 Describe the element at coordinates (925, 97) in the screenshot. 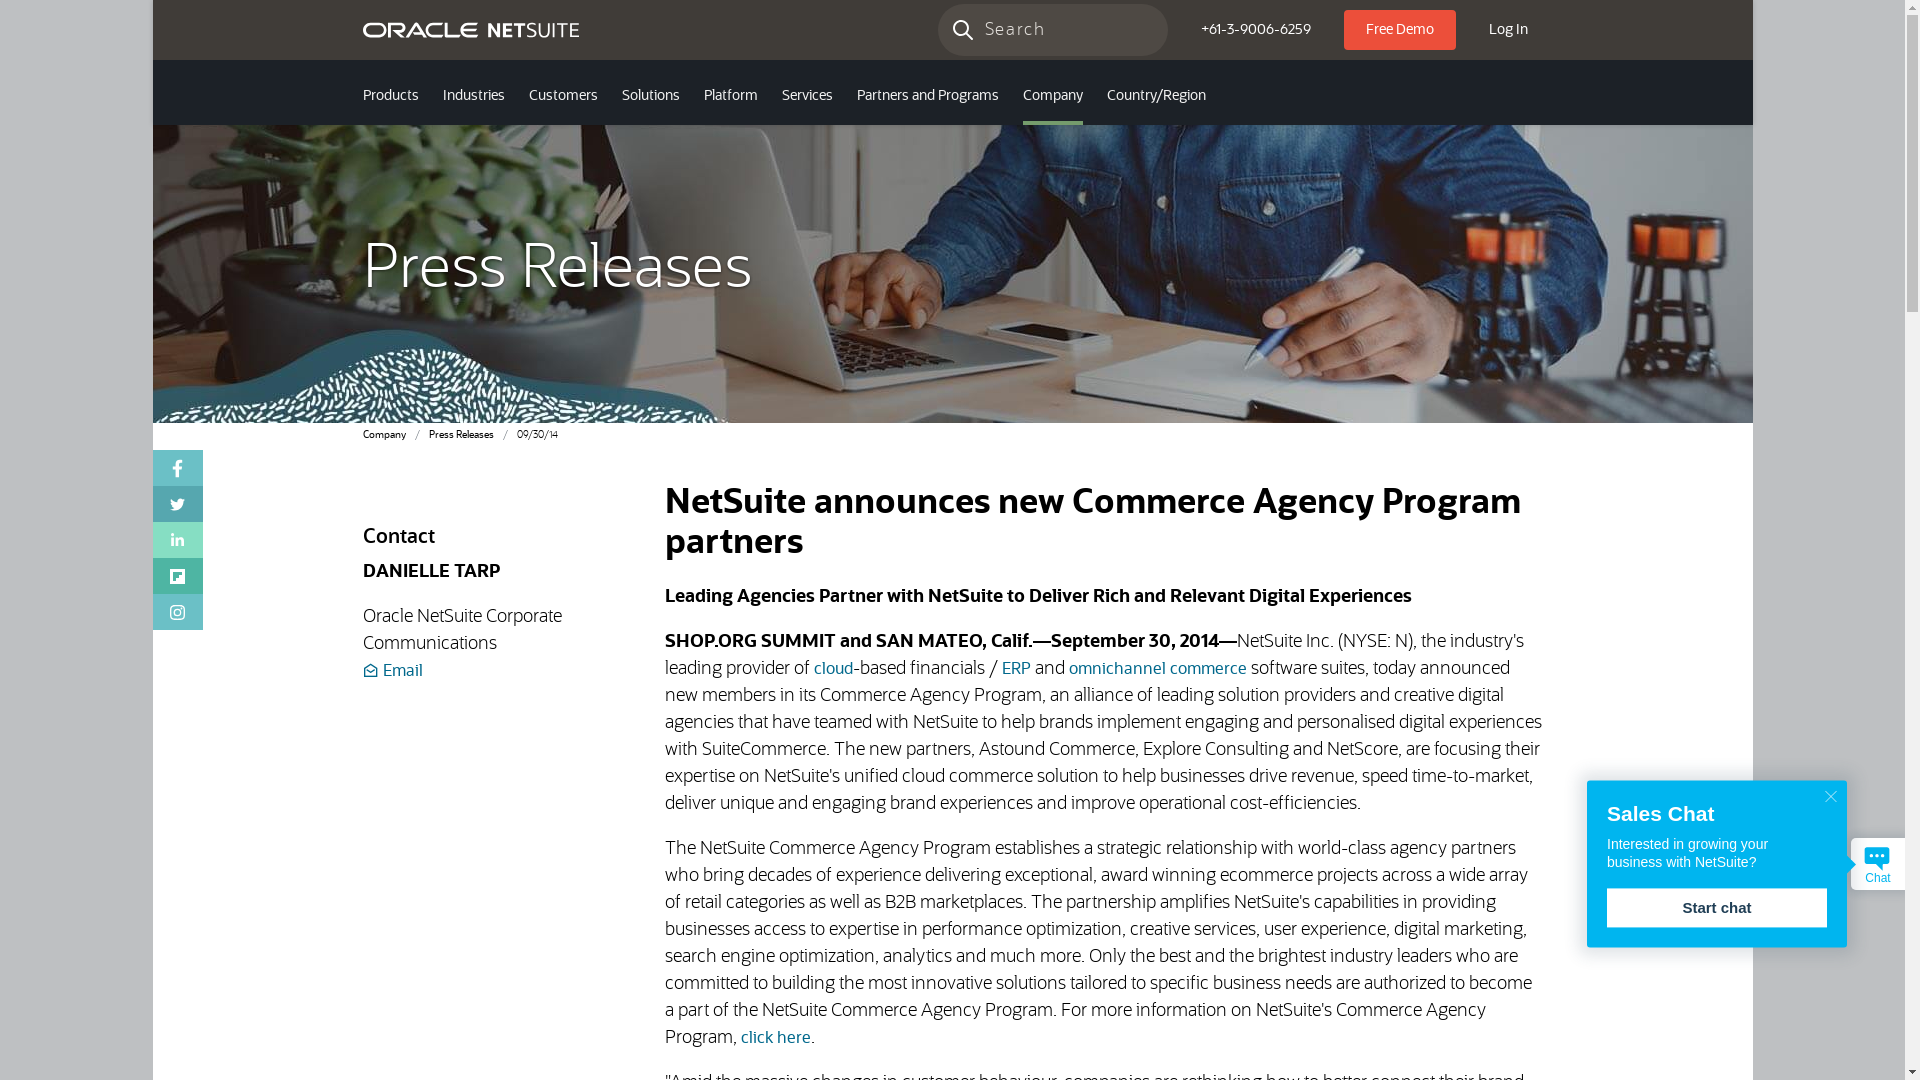

I see `'Partners and Programs'` at that location.